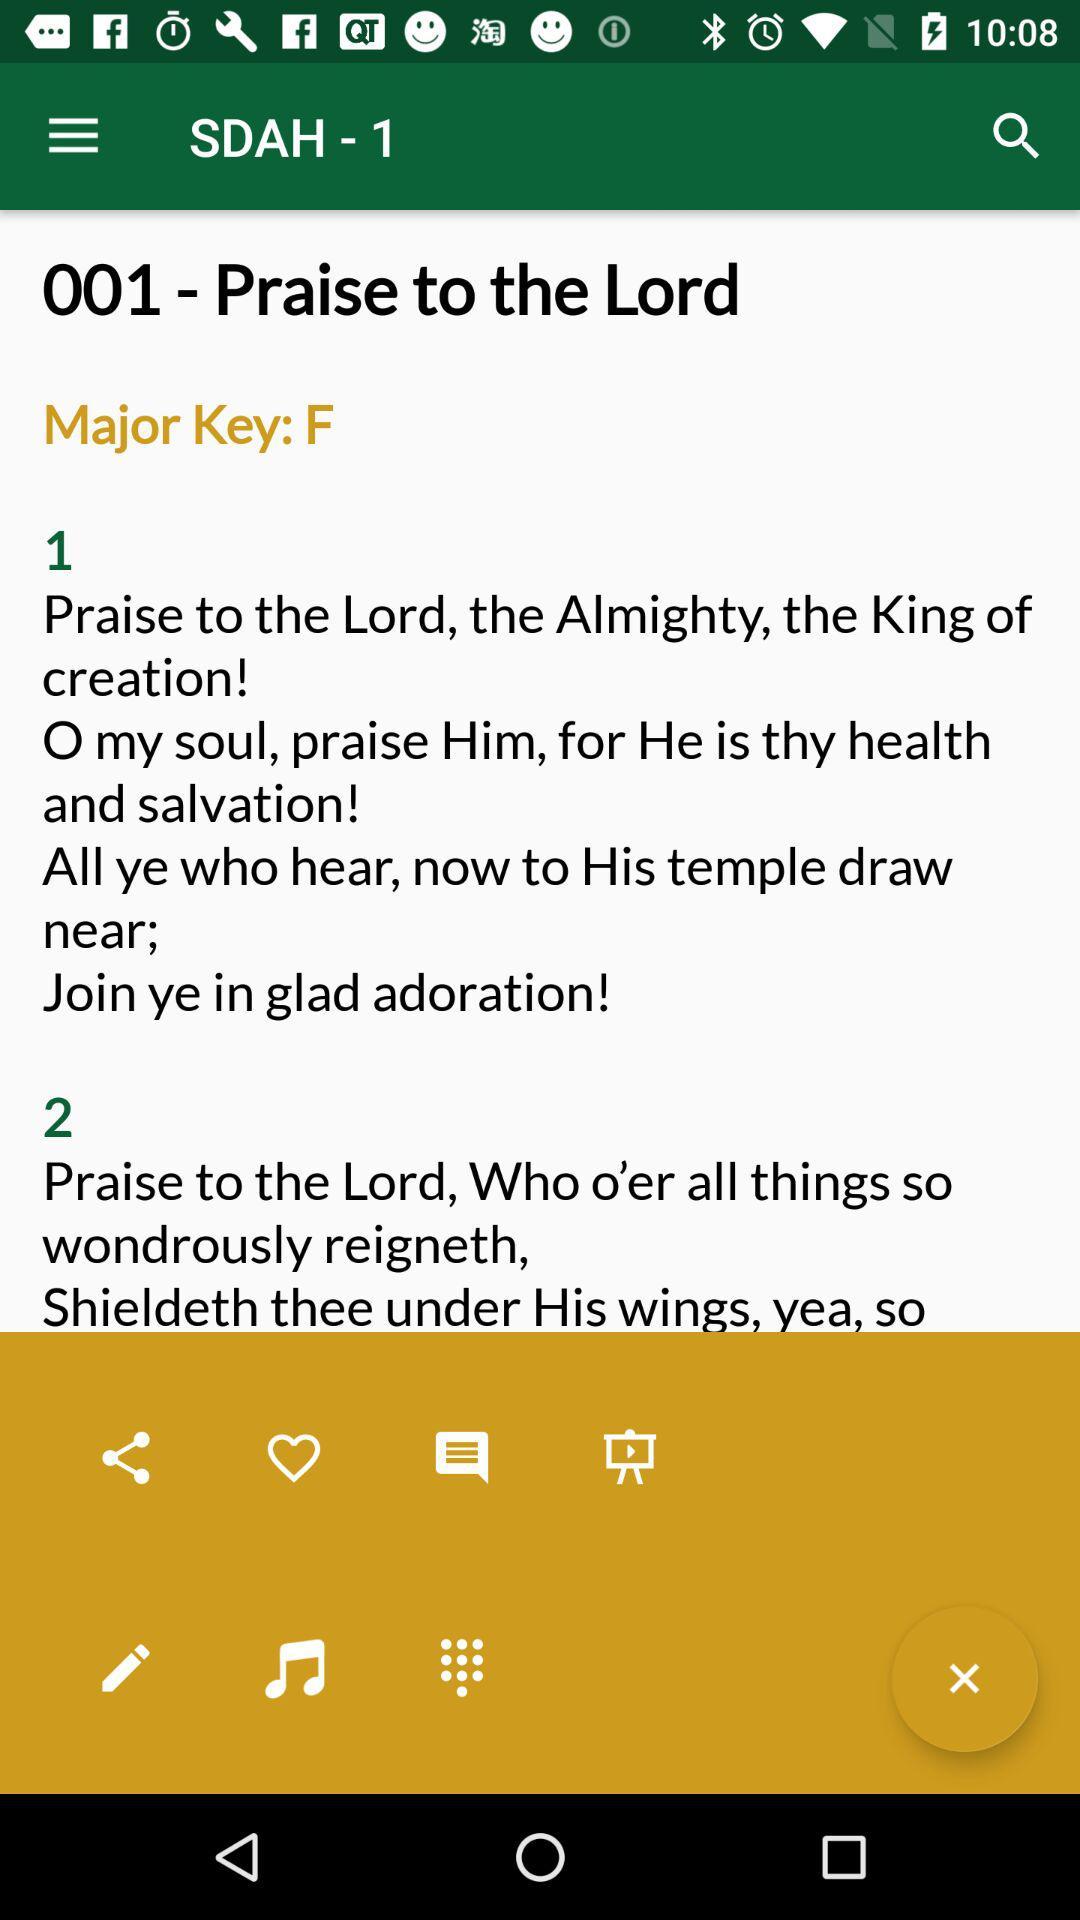 The image size is (1080, 1920). What do you see at coordinates (293, 1667) in the screenshot?
I see `open music` at bounding box center [293, 1667].